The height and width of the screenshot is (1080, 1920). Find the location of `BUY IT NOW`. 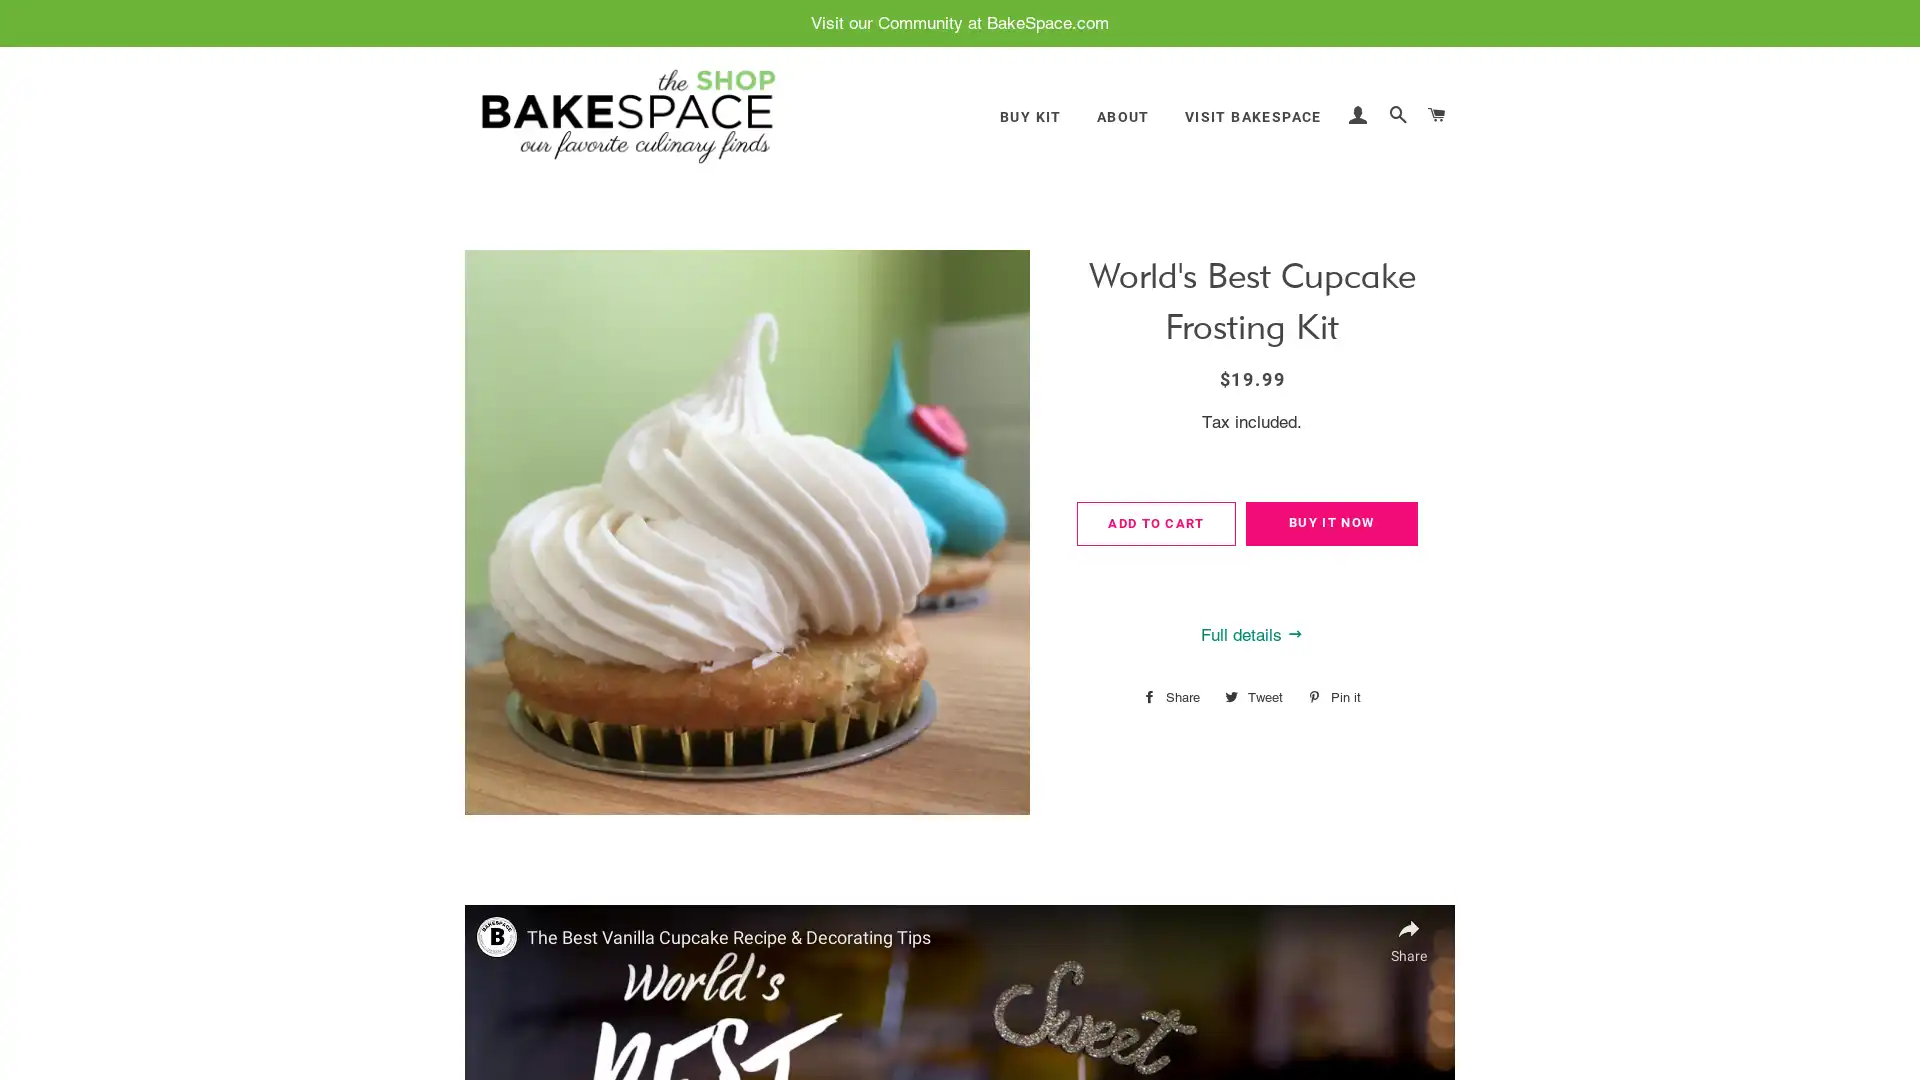

BUY IT NOW is located at coordinates (1330, 522).